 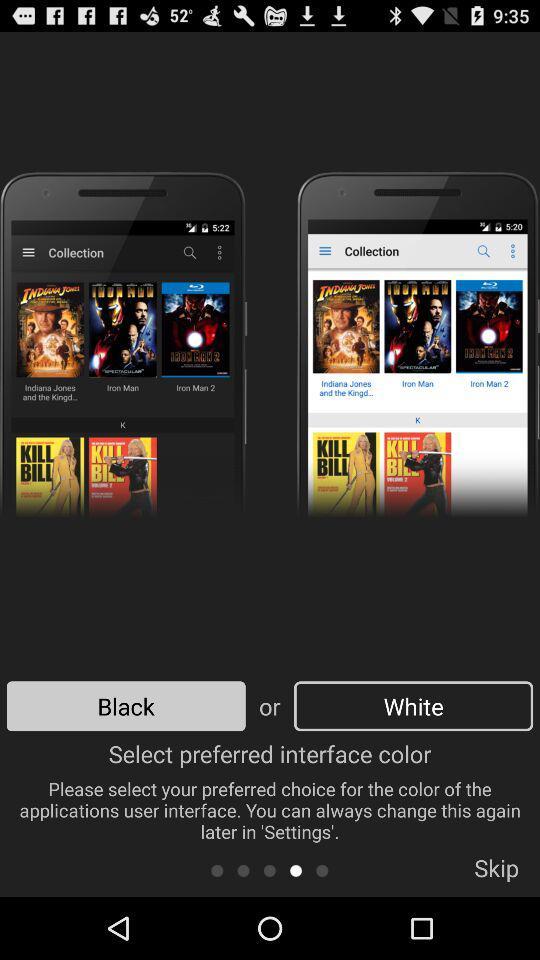 I want to click on display picture on this link, so click(x=322, y=869).